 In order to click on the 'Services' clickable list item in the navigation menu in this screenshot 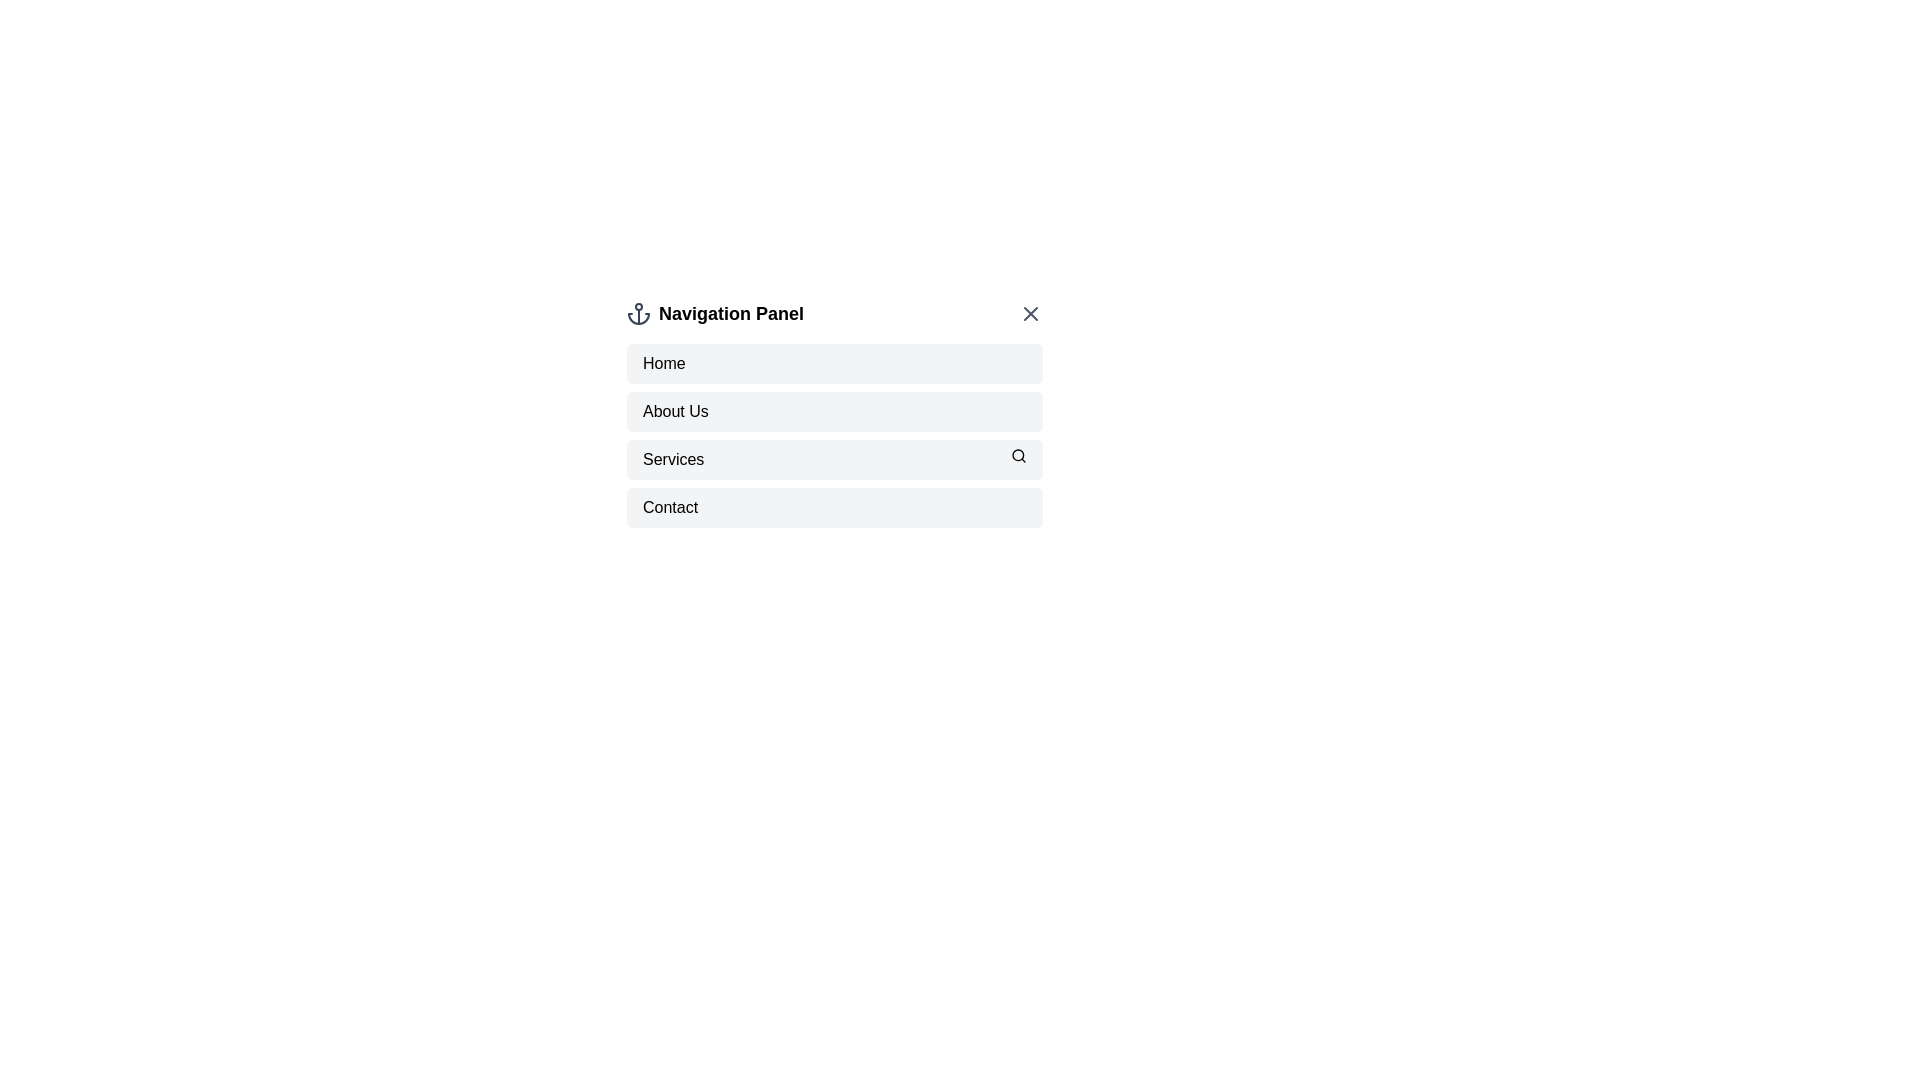, I will do `click(835, 459)`.